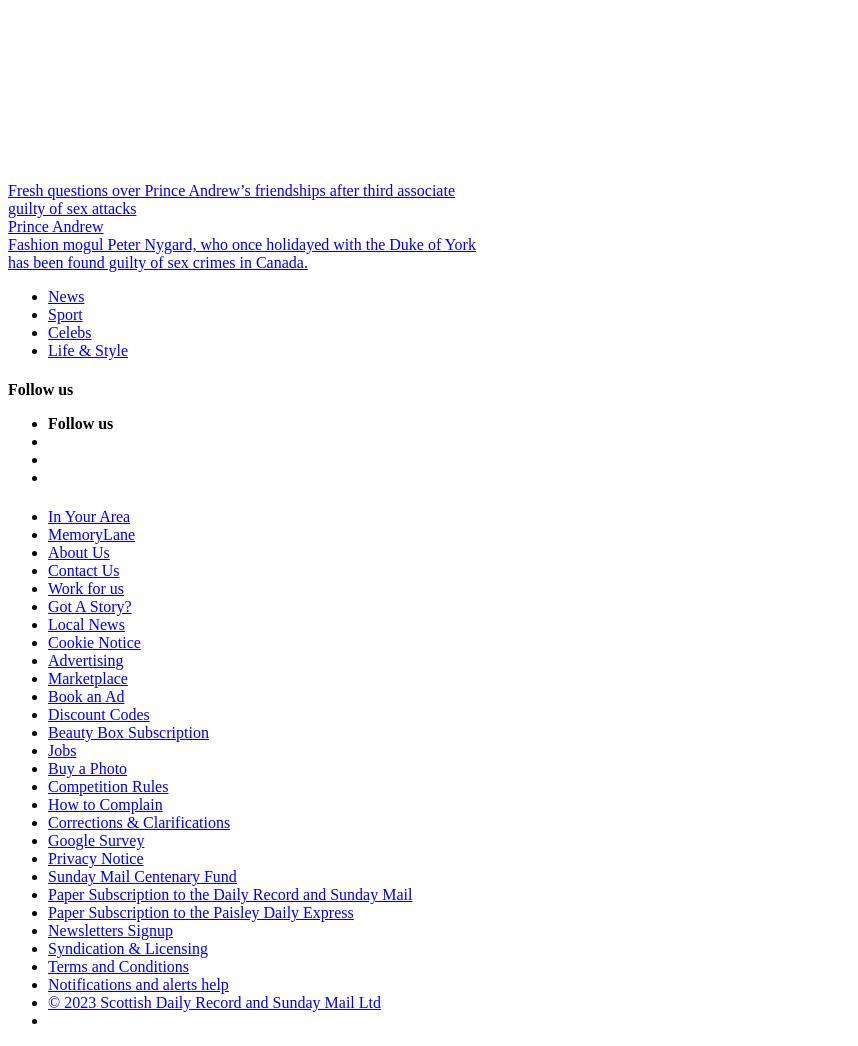  I want to click on 'Discount Codes', so click(98, 714).